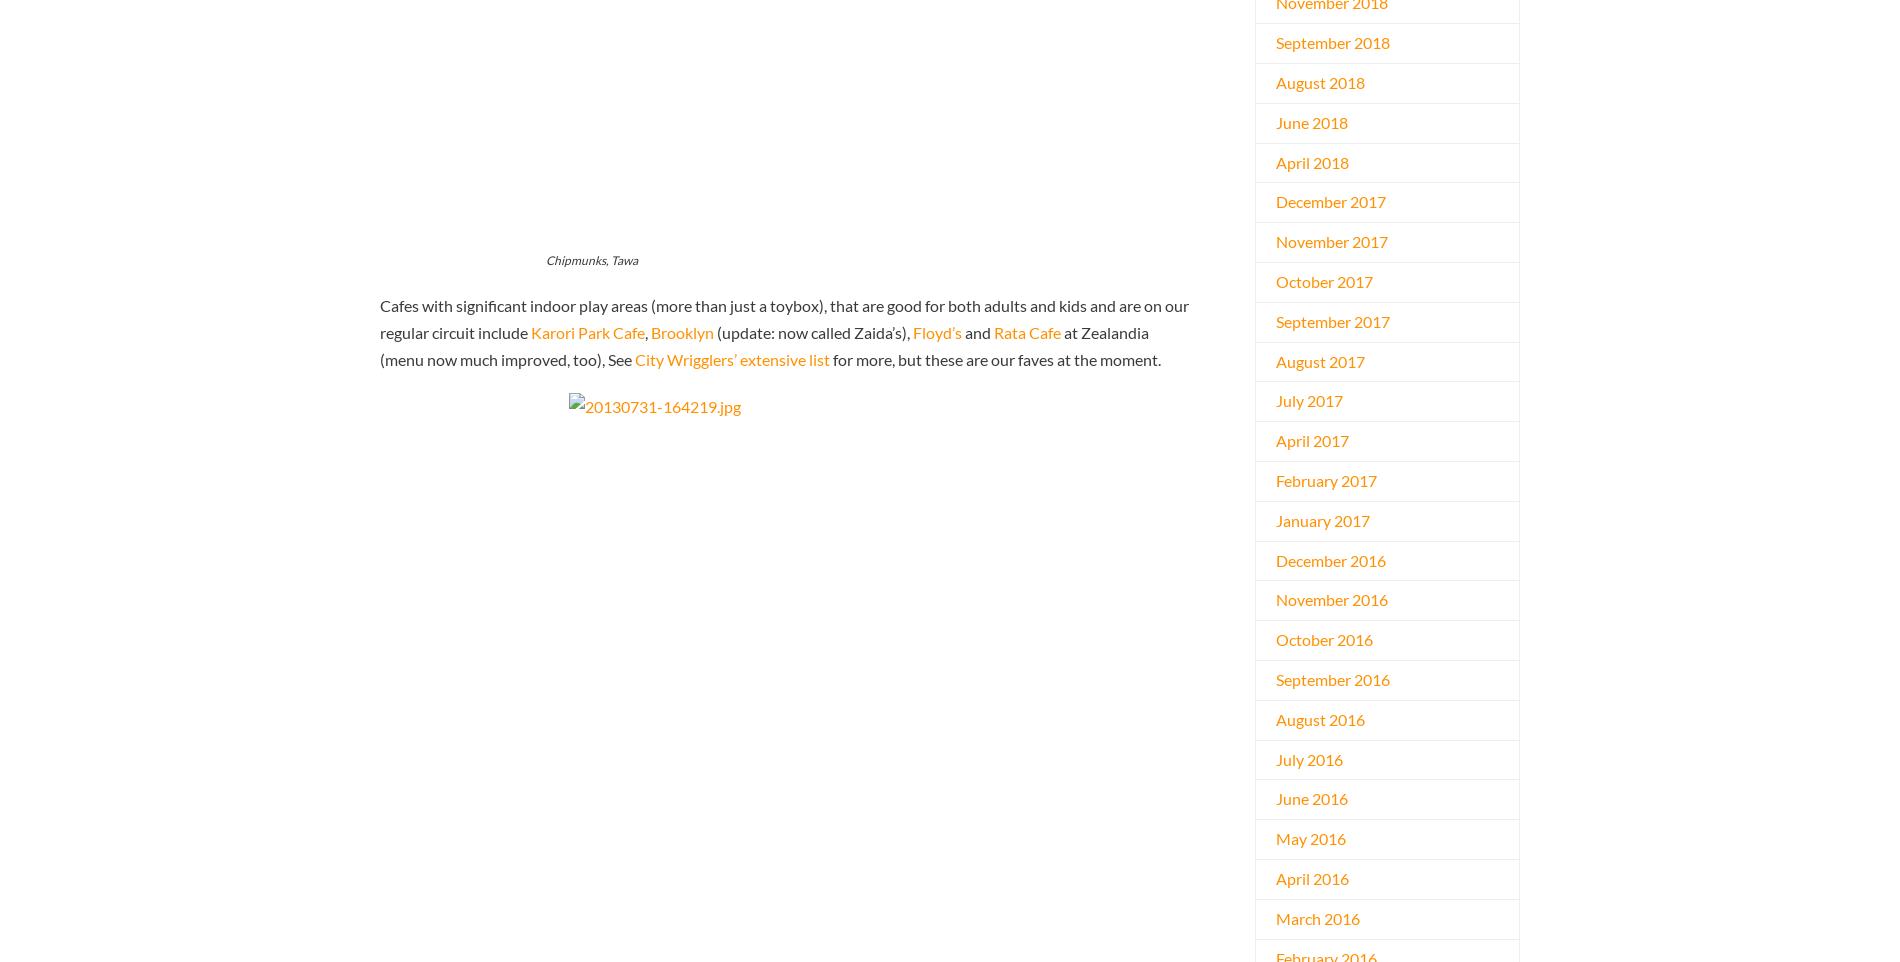 This screenshot has height=962, width=1900. I want to click on 'April 2017', so click(1311, 440).